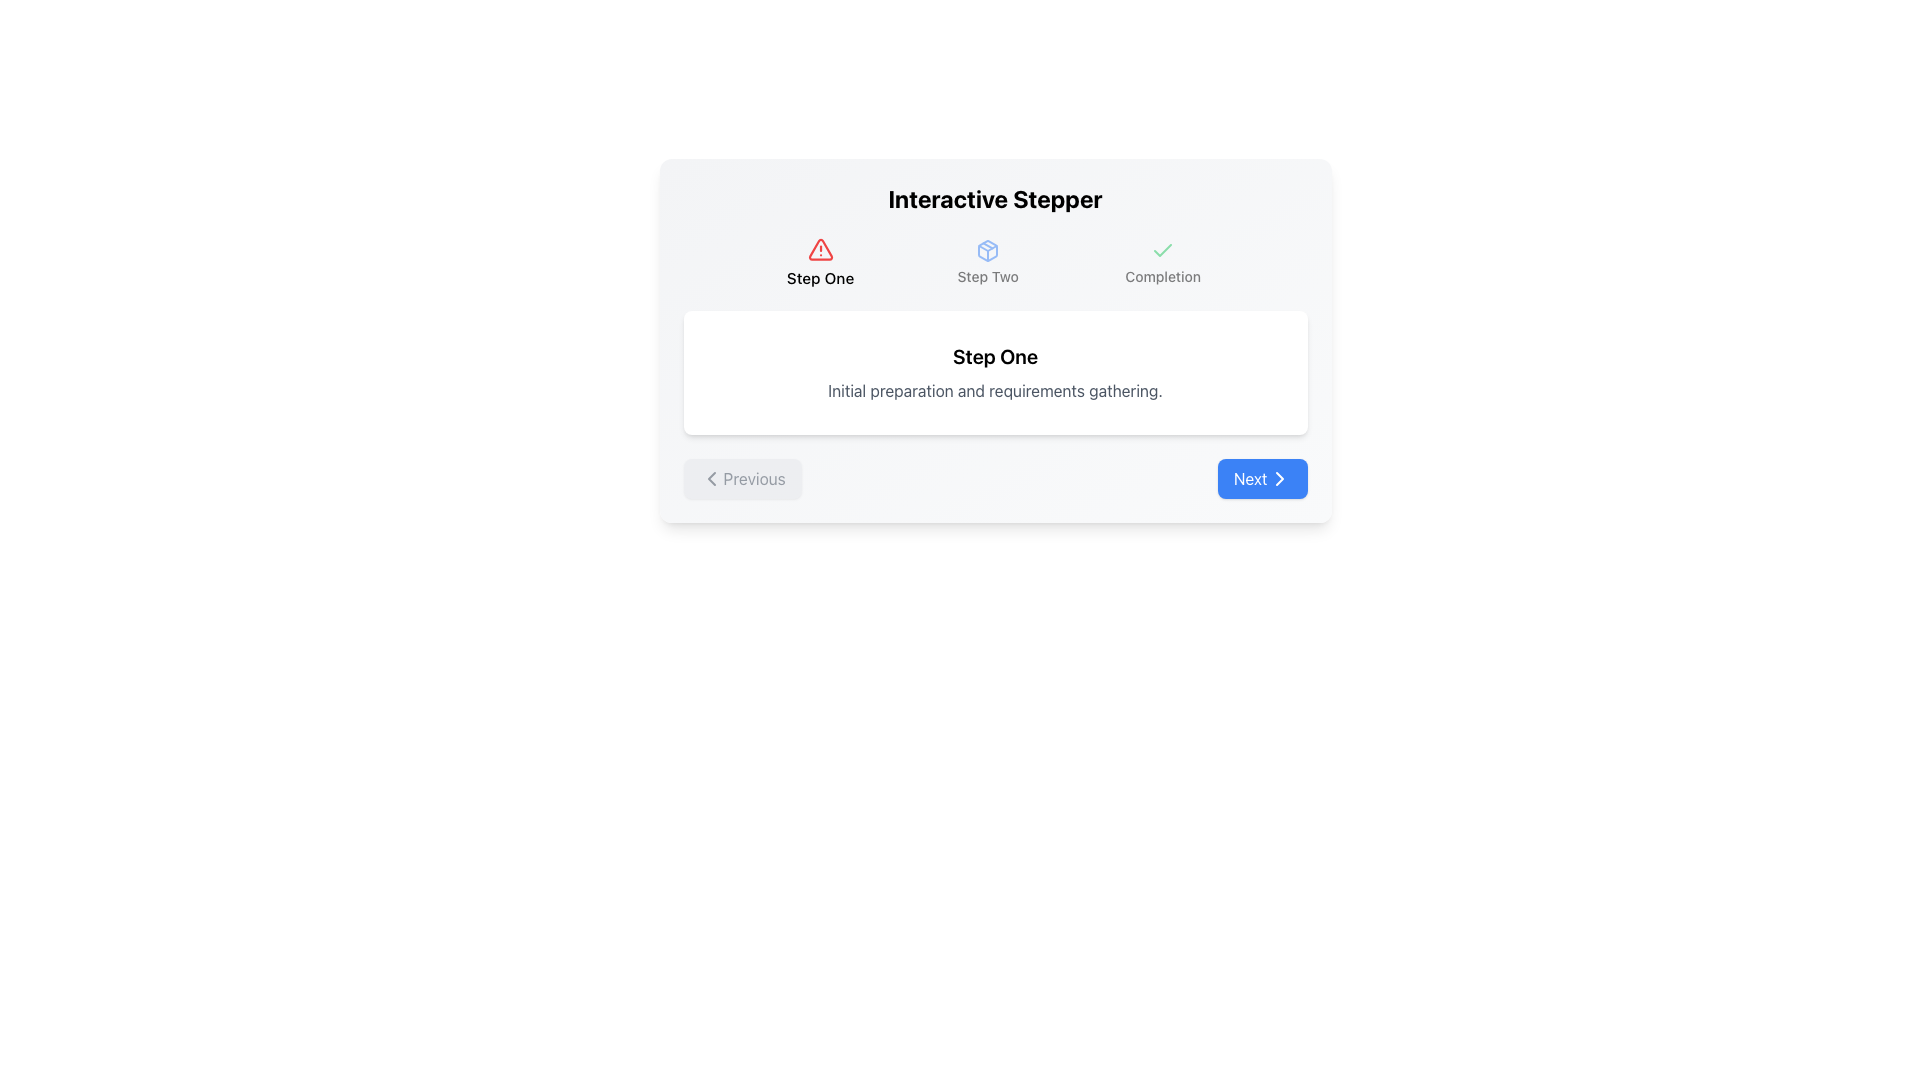 The height and width of the screenshot is (1080, 1920). What do you see at coordinates (988, 249) in the screenshot?
I see `the package icon representing 'Step Two' in the stepper interface, positioned at the top center among the step indicators` at bounding box center [988, 249].